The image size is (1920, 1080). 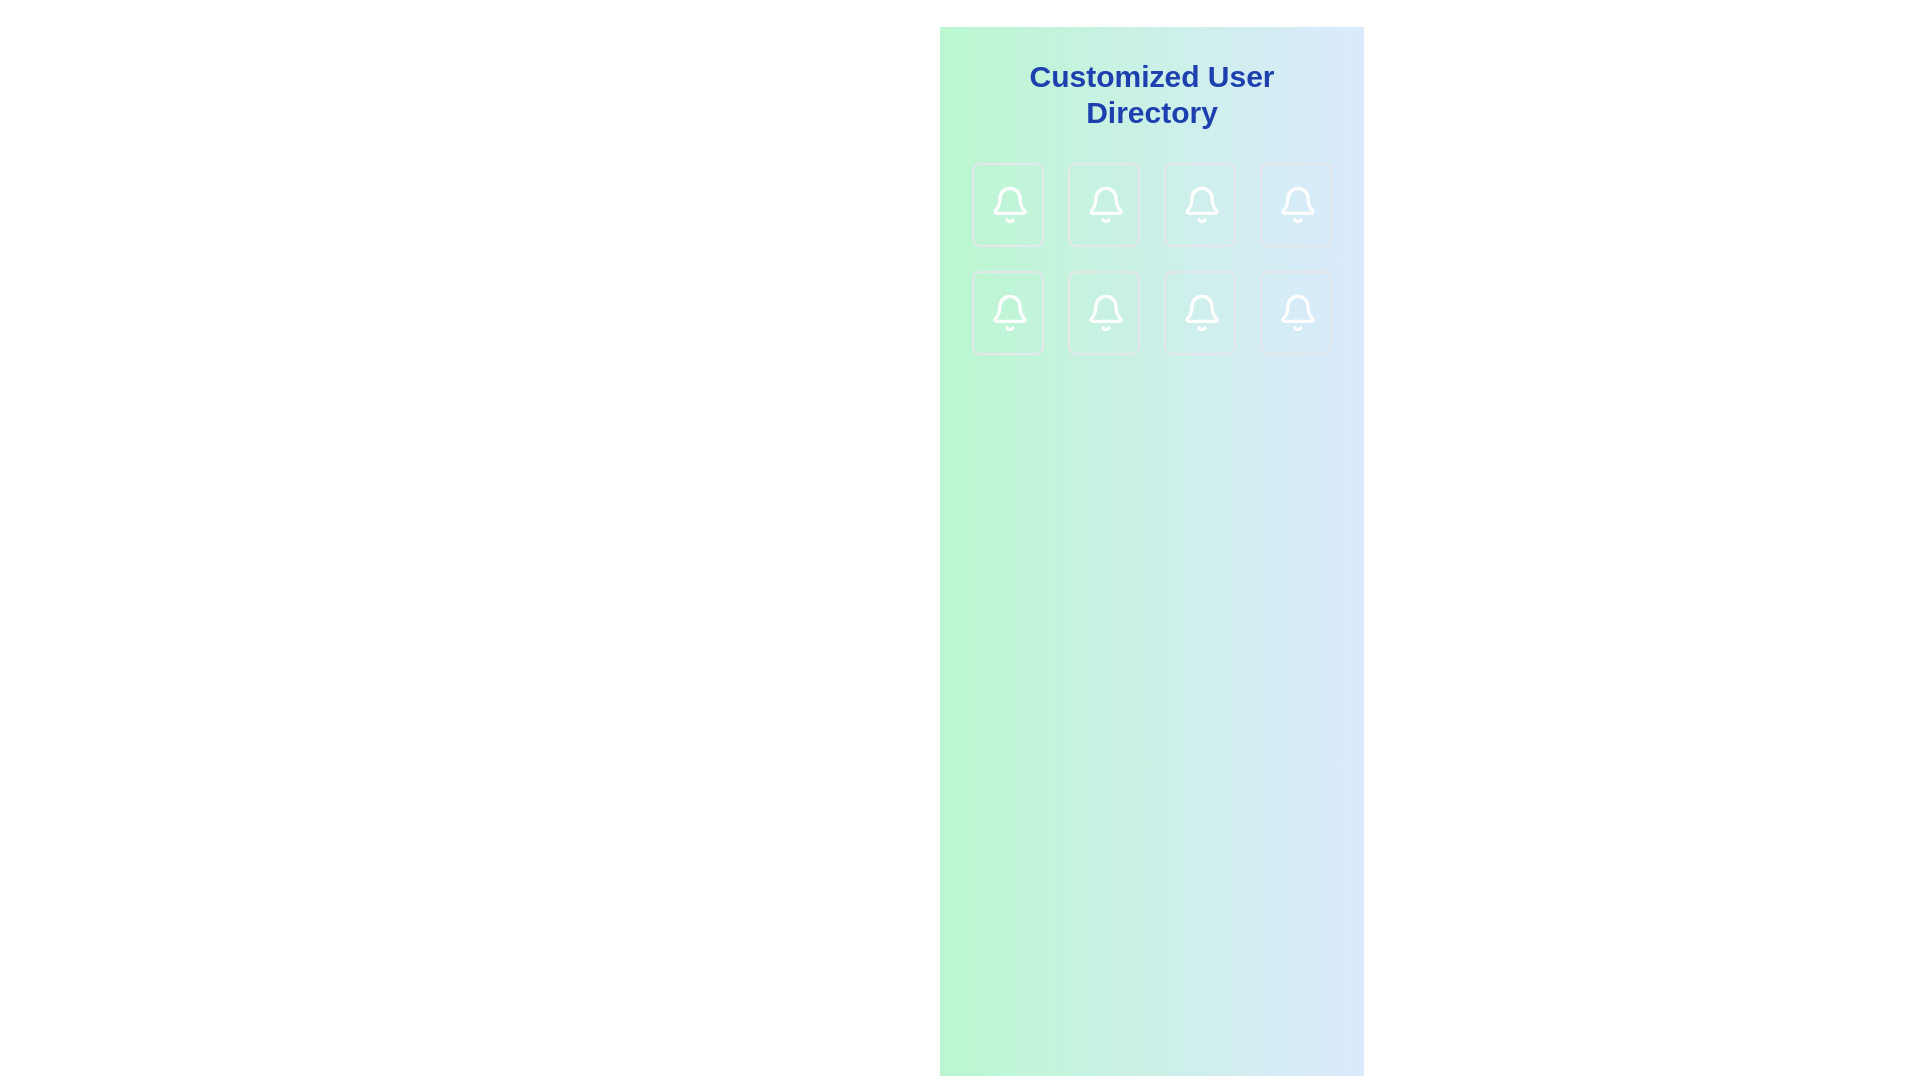 I want to click on the notification bell icon, which is a light outline on a gradient background, positioned centrally in the second column of the first row among a grid of icons, so click(x=1104, y=200).